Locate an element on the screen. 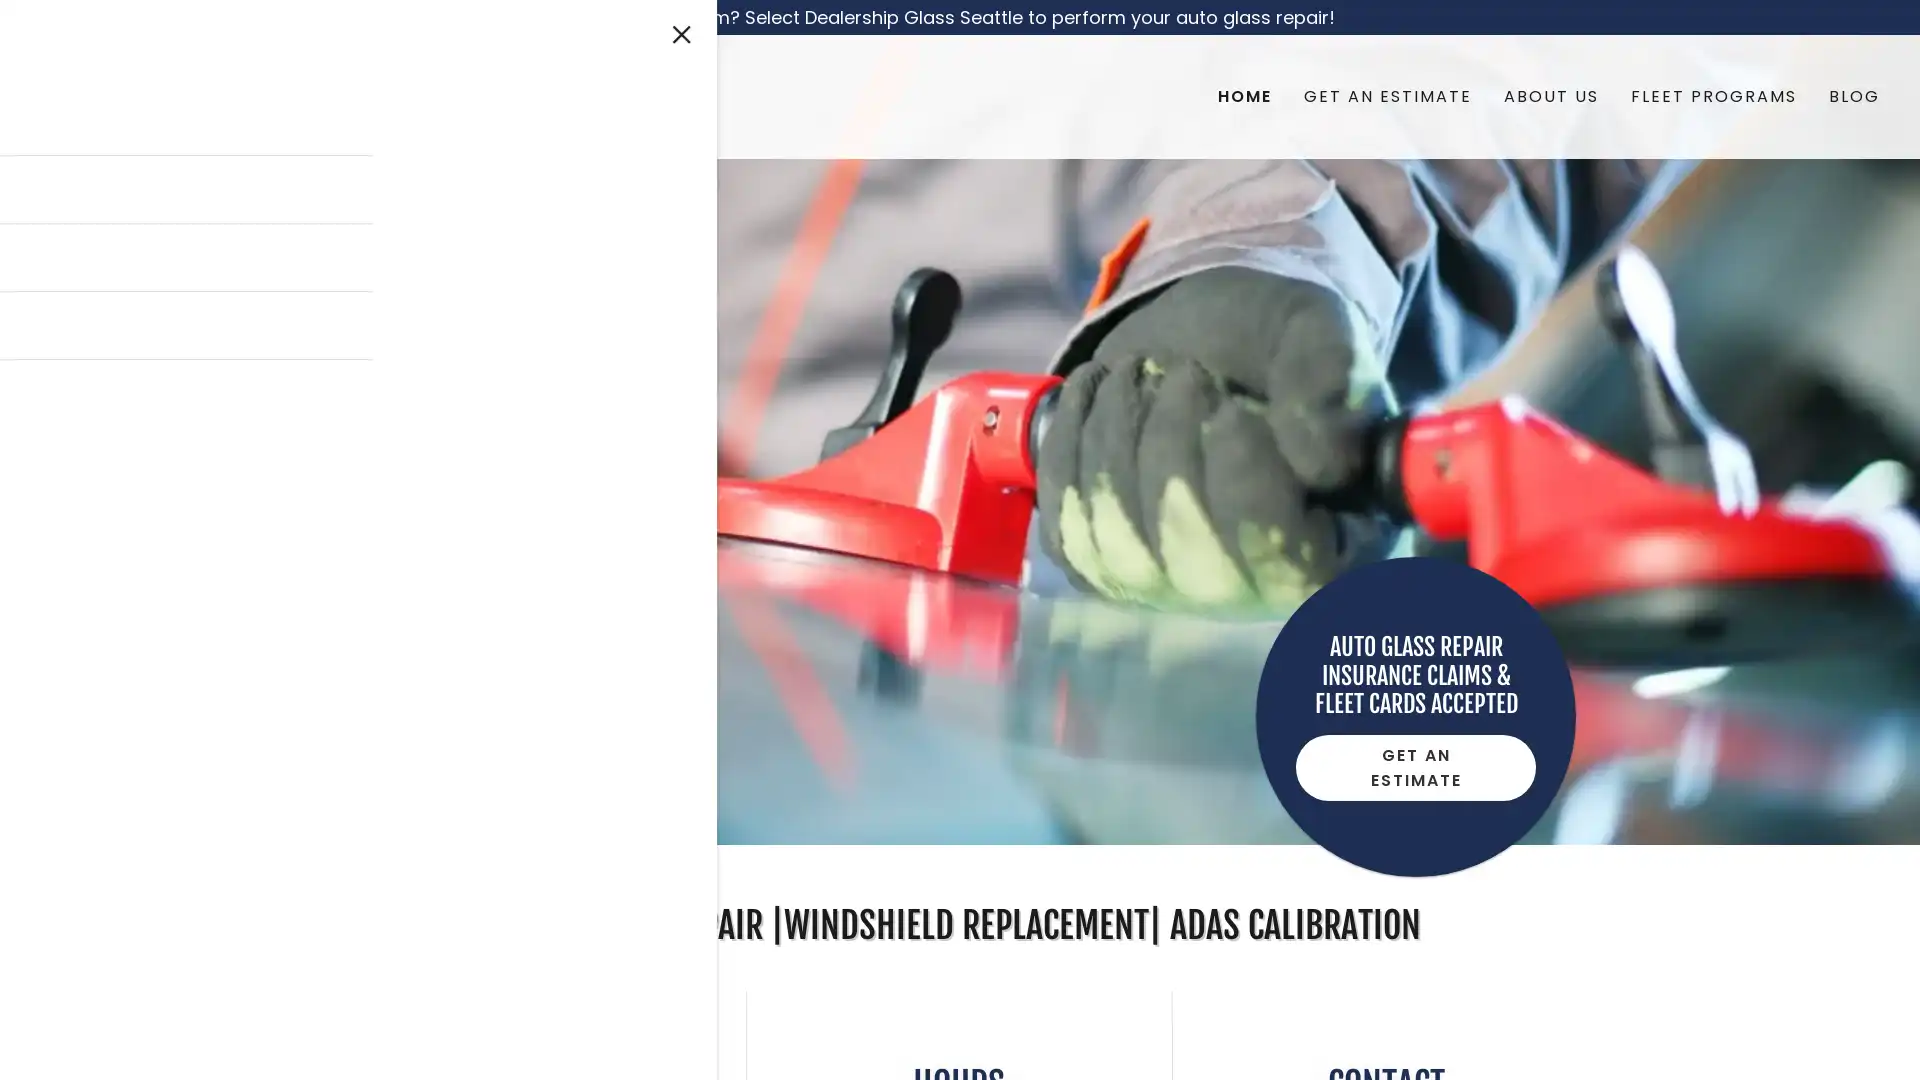  Chat widget toggle is located at coordinates (1867, 1029).